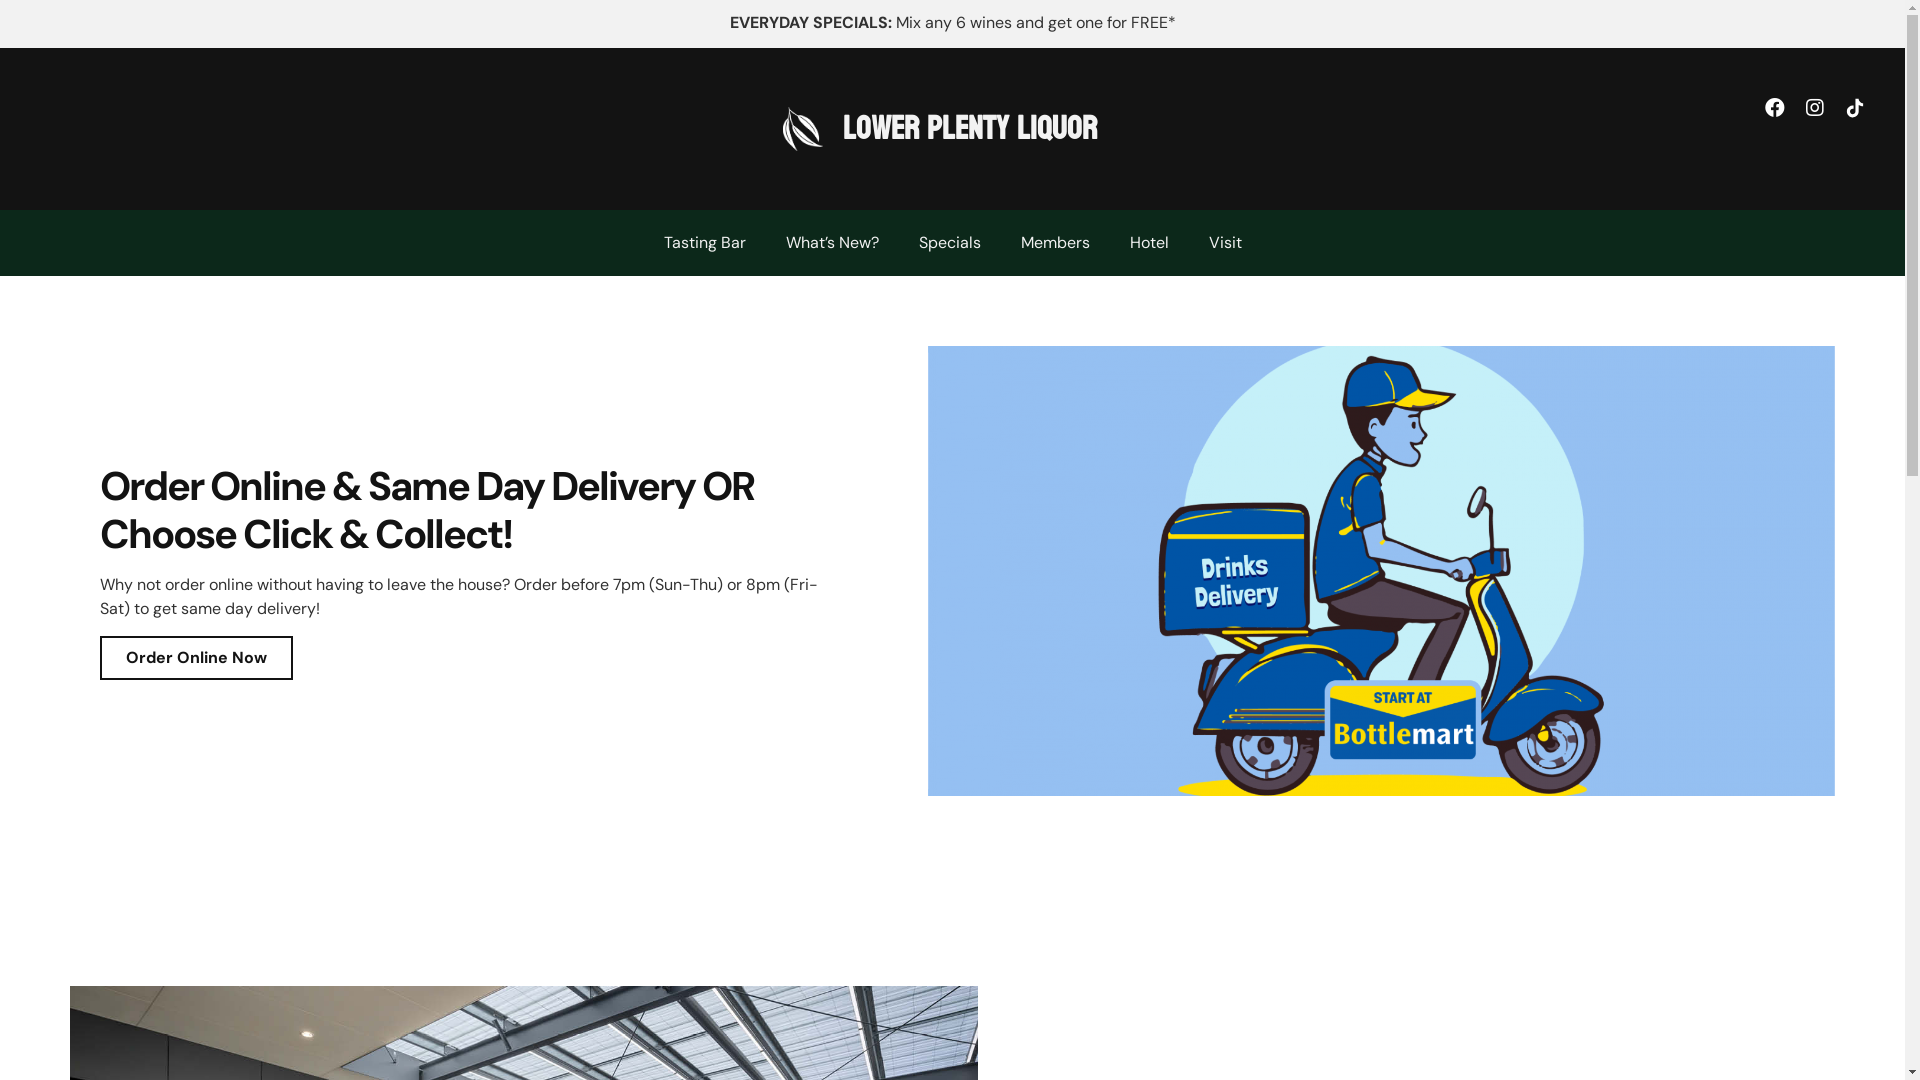 This screenshot has width=1920, height=1080. What do you see at coordinates (999, 242) in the screenshot?
I see `'Members'` at bounding box center [999, 242].